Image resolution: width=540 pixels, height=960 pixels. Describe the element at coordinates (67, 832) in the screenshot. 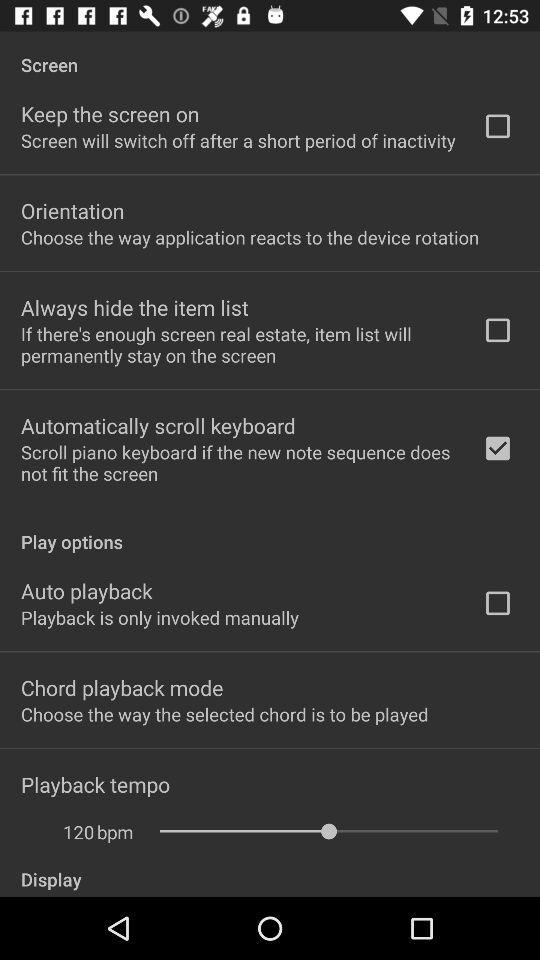

I see `the 120 icon` at that location.